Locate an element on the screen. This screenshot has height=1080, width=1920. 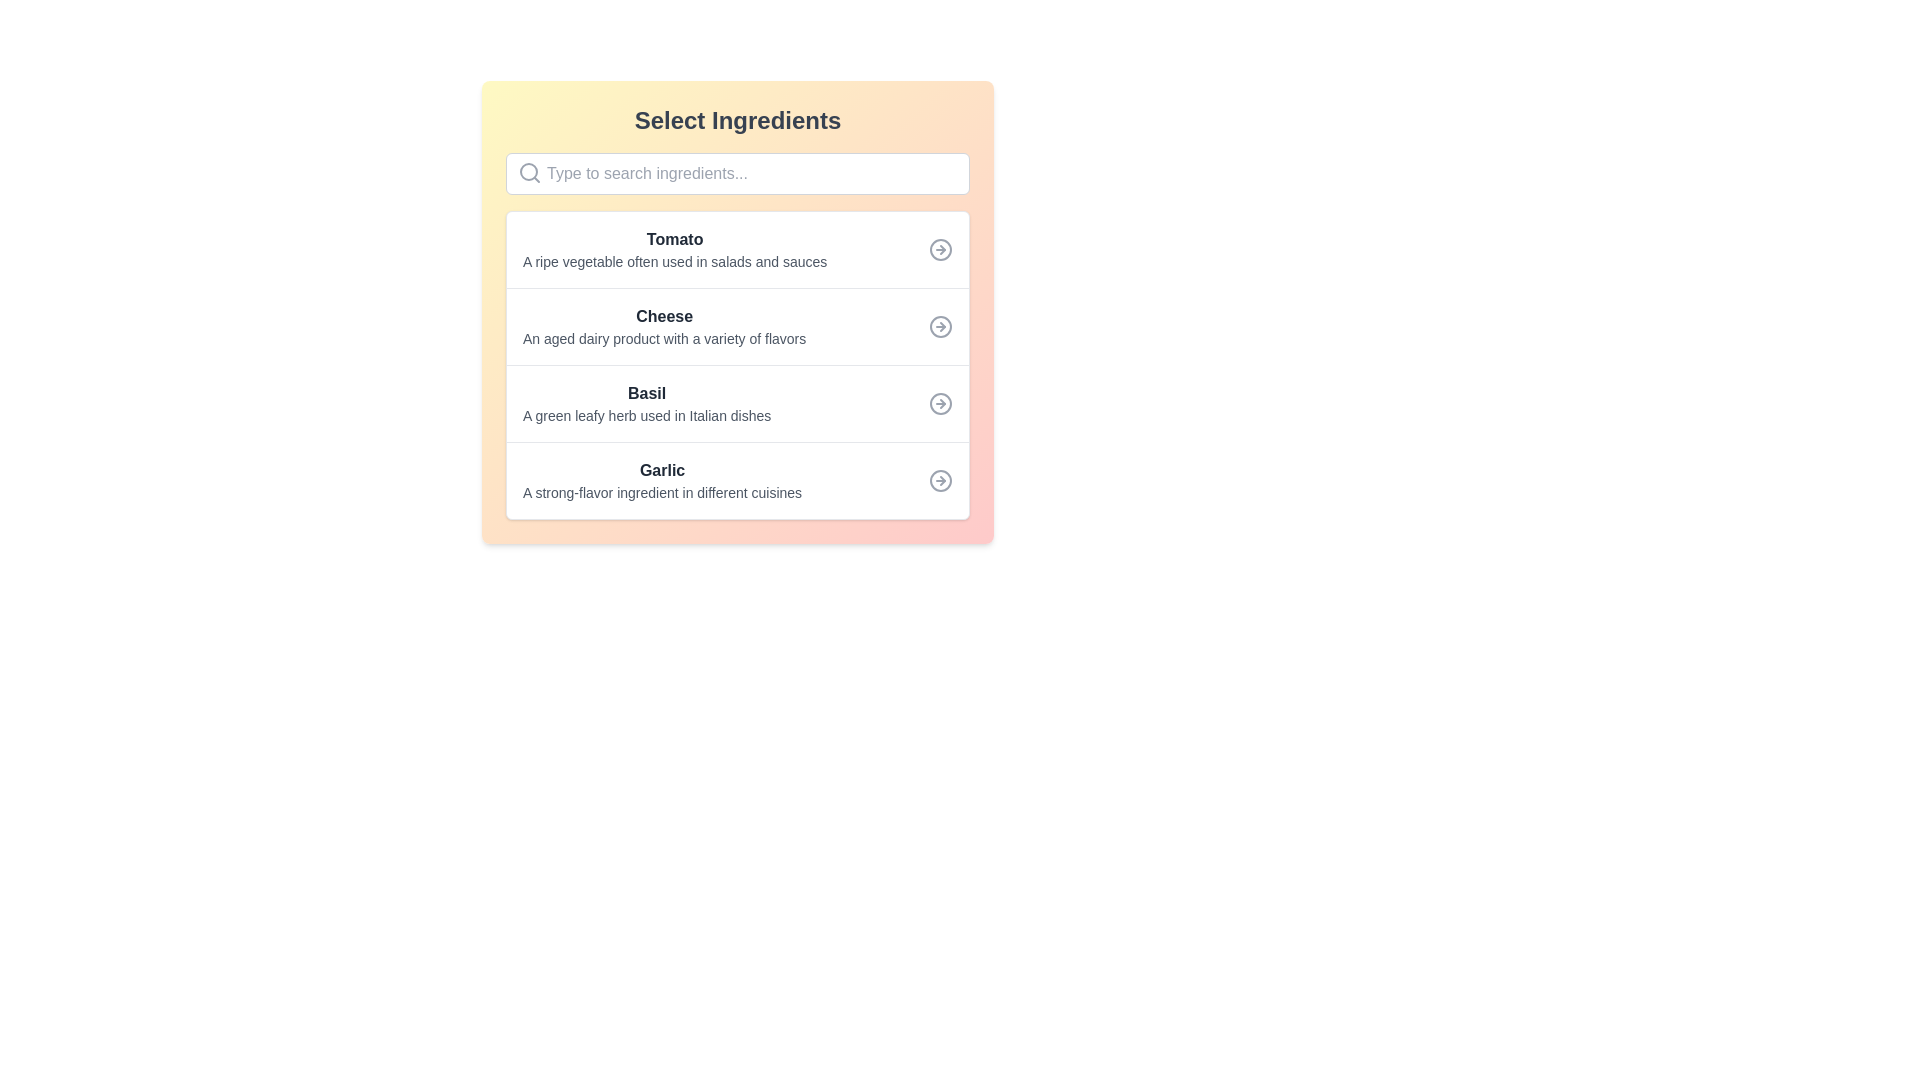
the 'Cheese' ingredient label, which is the second entry in the vertical list of ingredients, positioned between 'Tomato' and 'Basil' is located at coordinates (664, 315).